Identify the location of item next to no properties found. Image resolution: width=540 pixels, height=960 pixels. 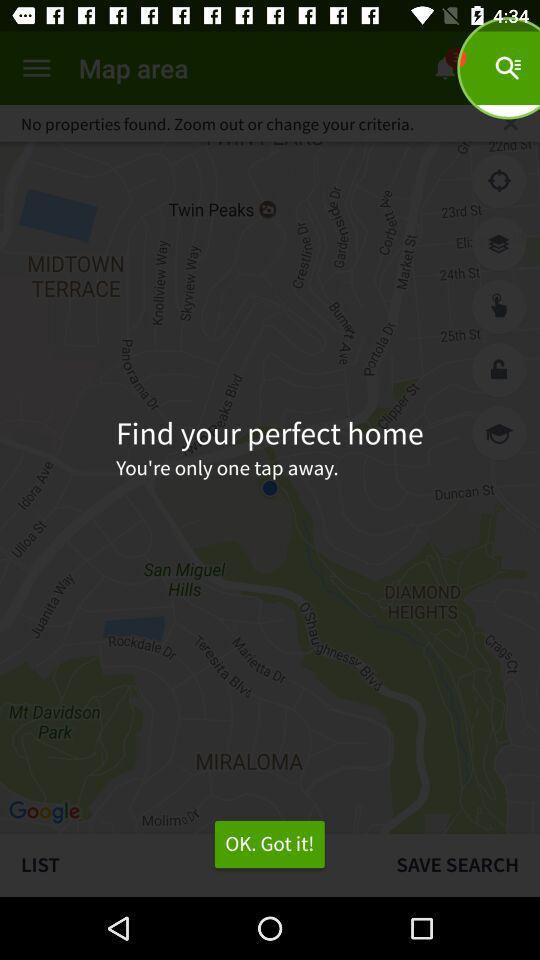
(510, 122).